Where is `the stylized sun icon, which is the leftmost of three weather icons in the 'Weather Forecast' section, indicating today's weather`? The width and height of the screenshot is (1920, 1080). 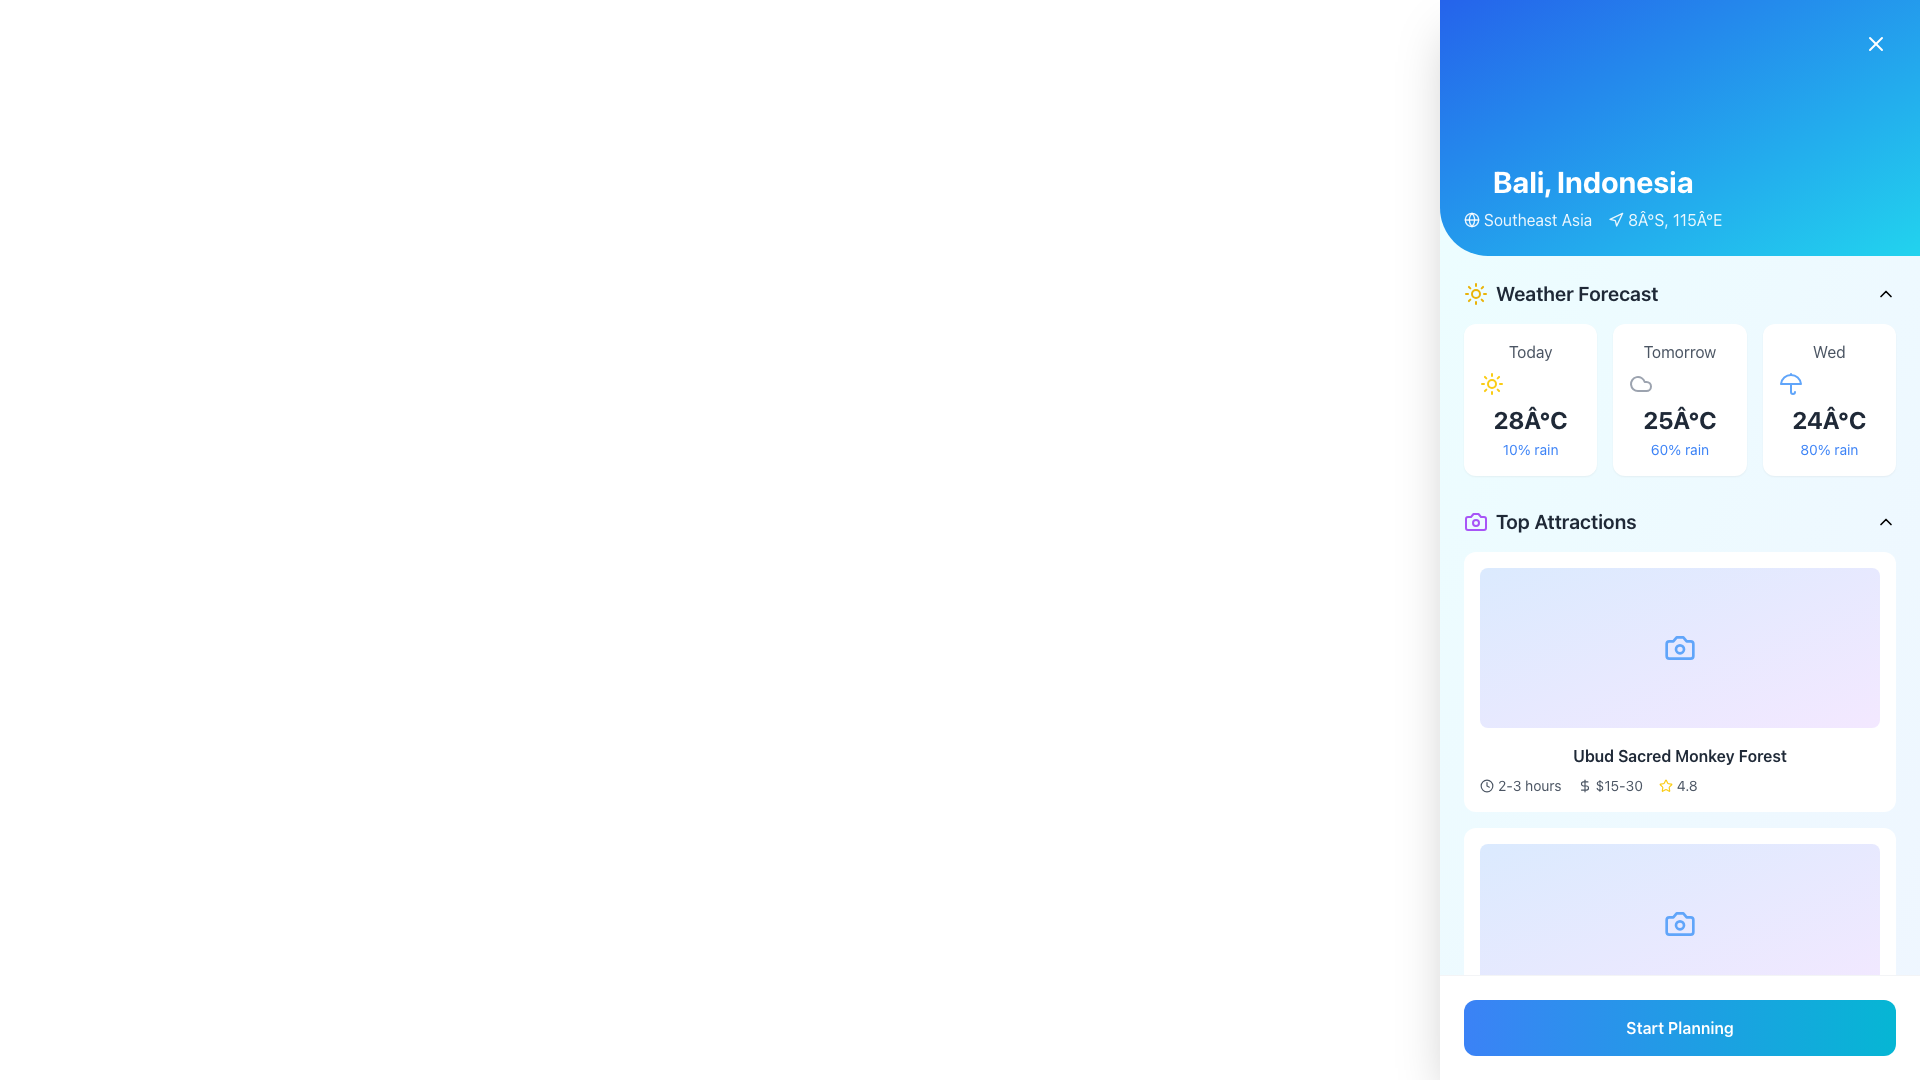 the stylized sun icon, which is the leftmost of three weather icons in the 'Weather Forecast' section, indicating today's weather is located at coordinates (1492, 384).